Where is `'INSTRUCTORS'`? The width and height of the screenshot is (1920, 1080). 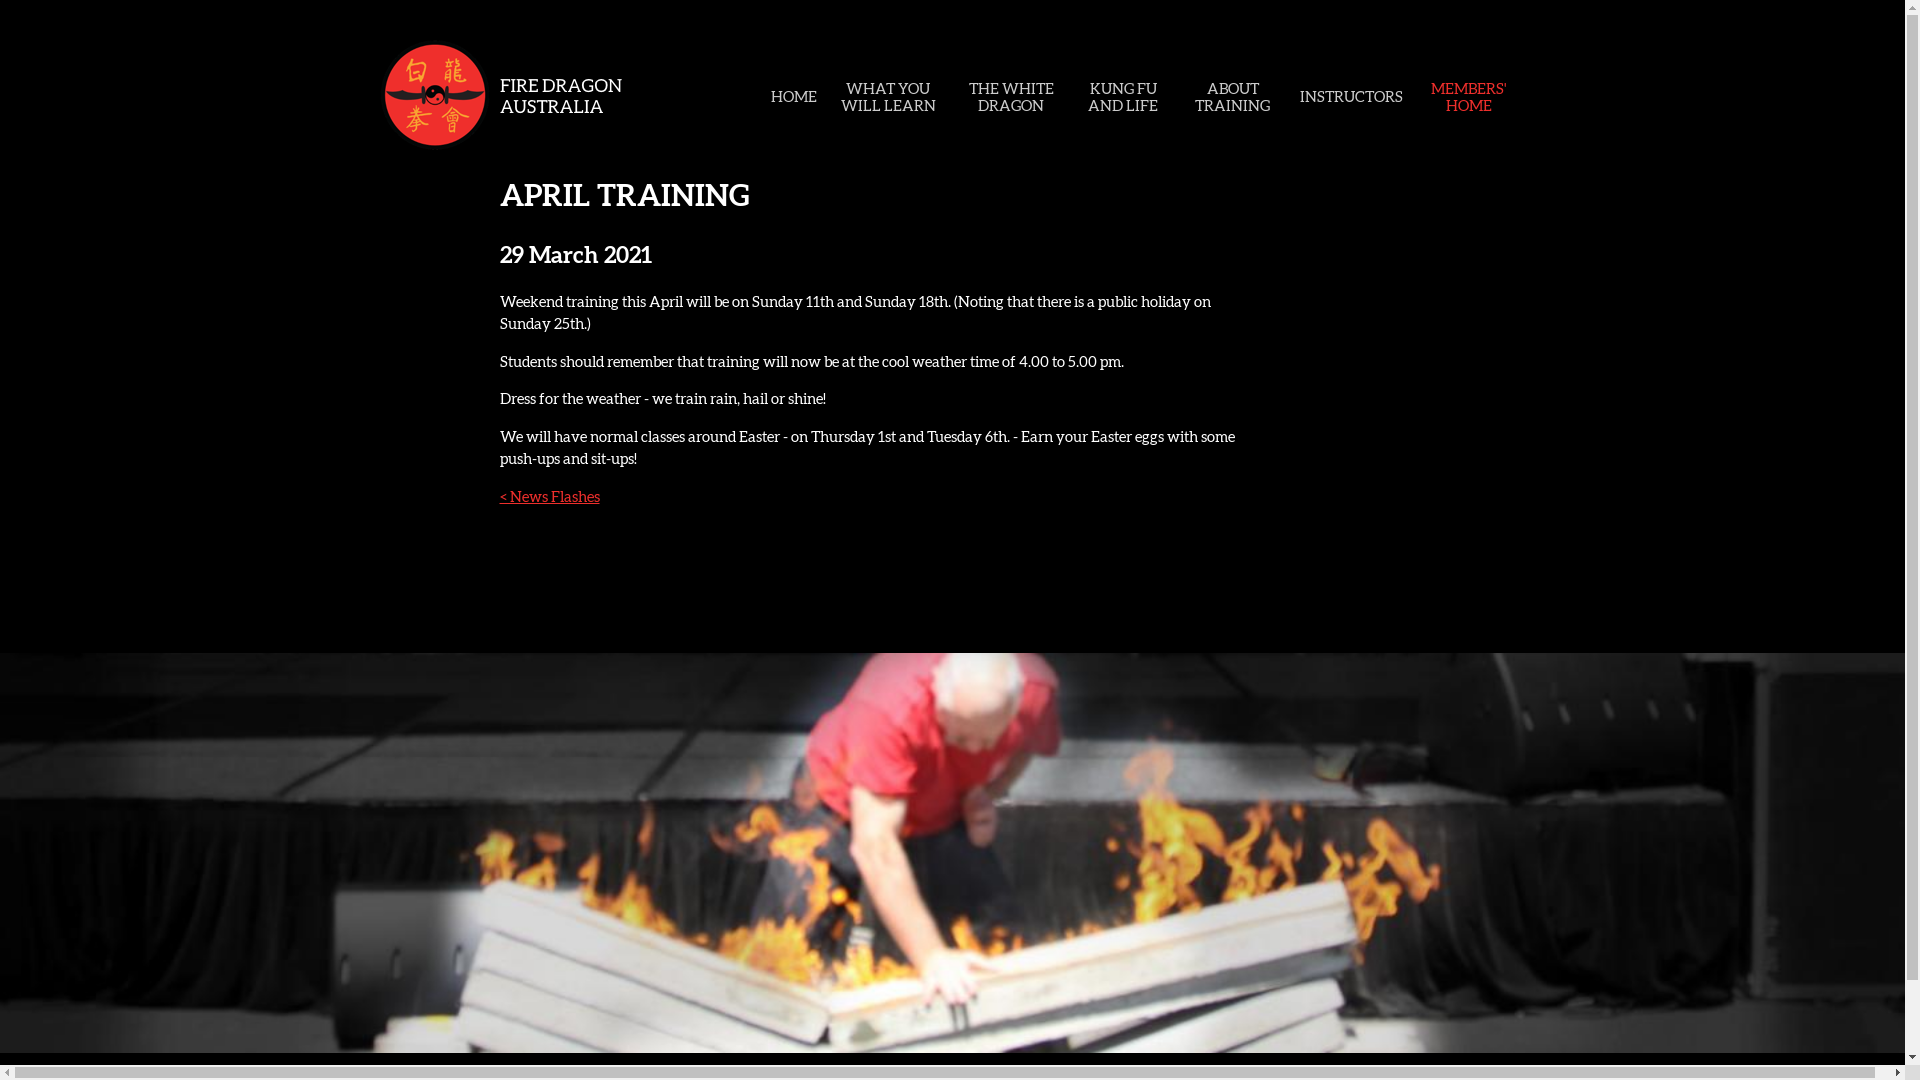 'INSTRUCTORS' is located at coordinates (1351, 96).